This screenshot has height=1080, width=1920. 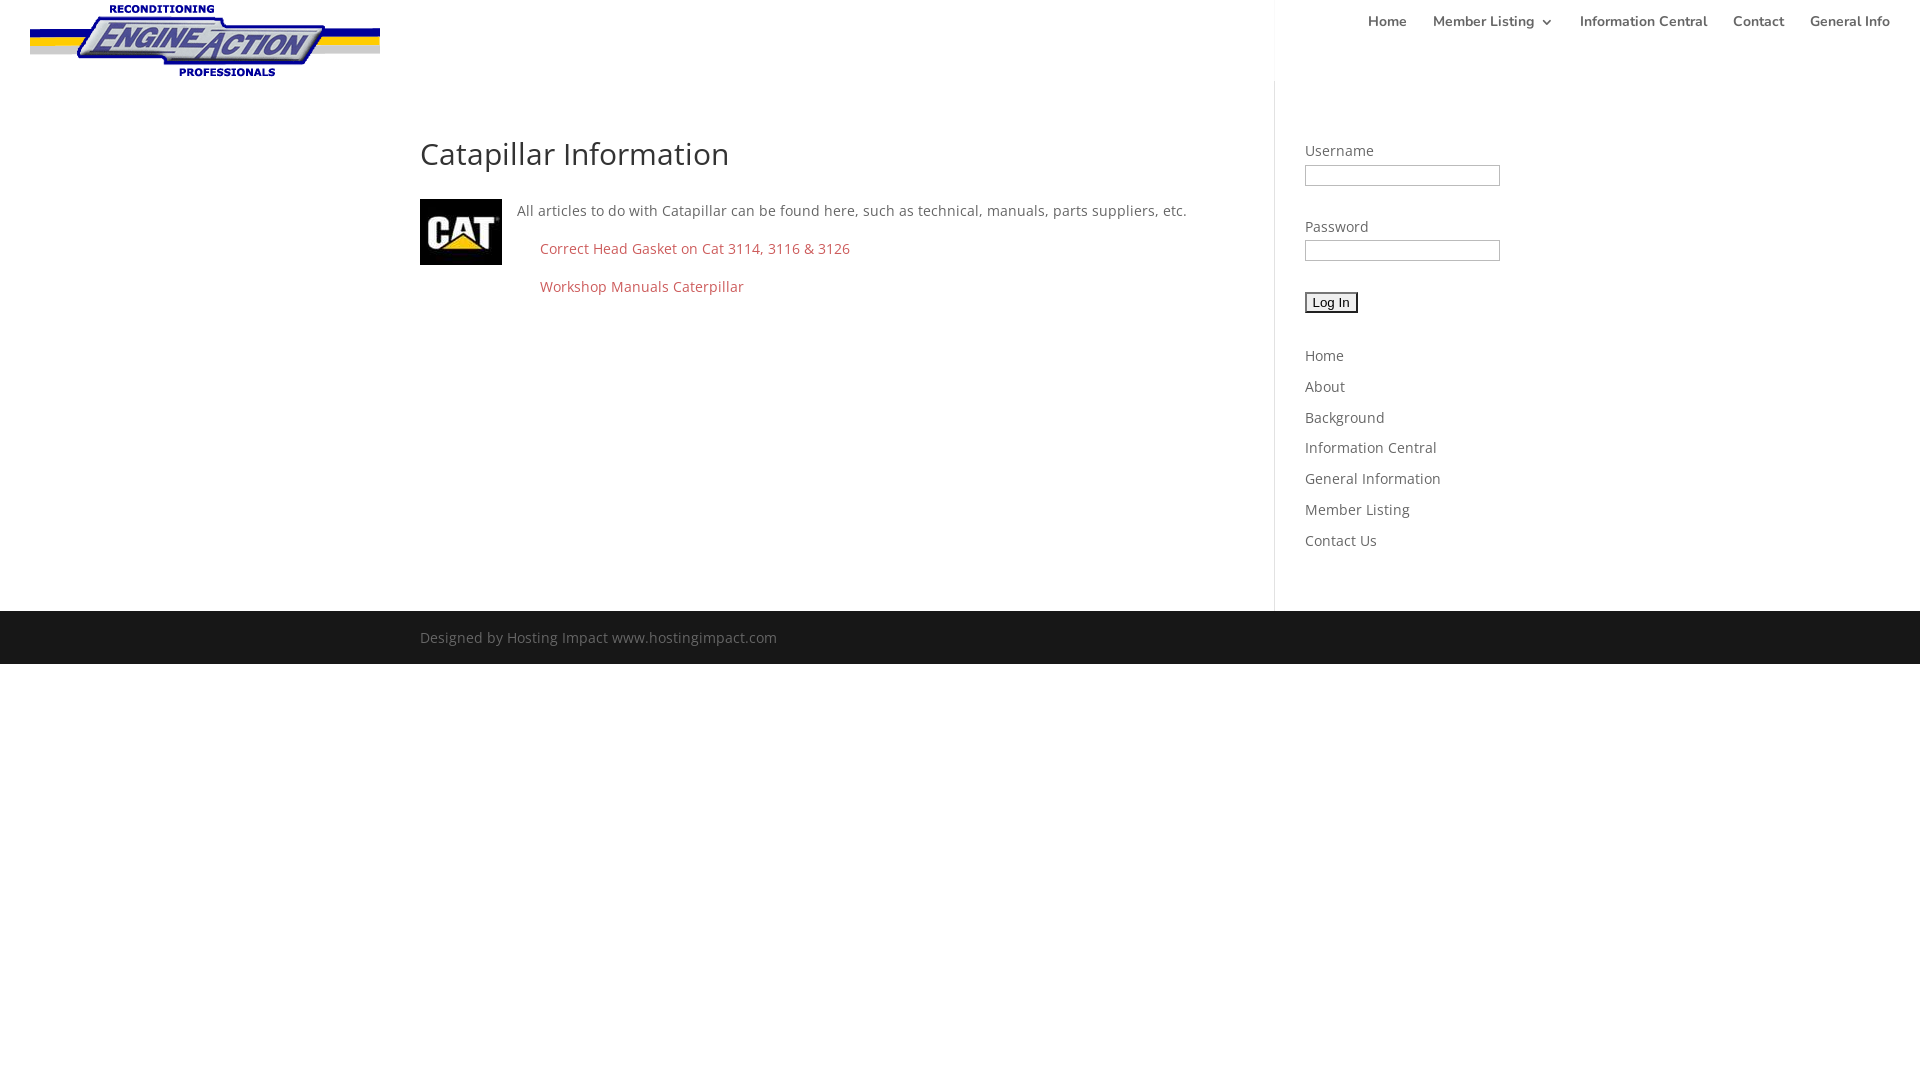 What do you see at coordinates (695, 247) in the screenshot?
I see `'Correct Head Gasket on Cat 3114, 3116 & 3126'` at bounding box center [695, 247].